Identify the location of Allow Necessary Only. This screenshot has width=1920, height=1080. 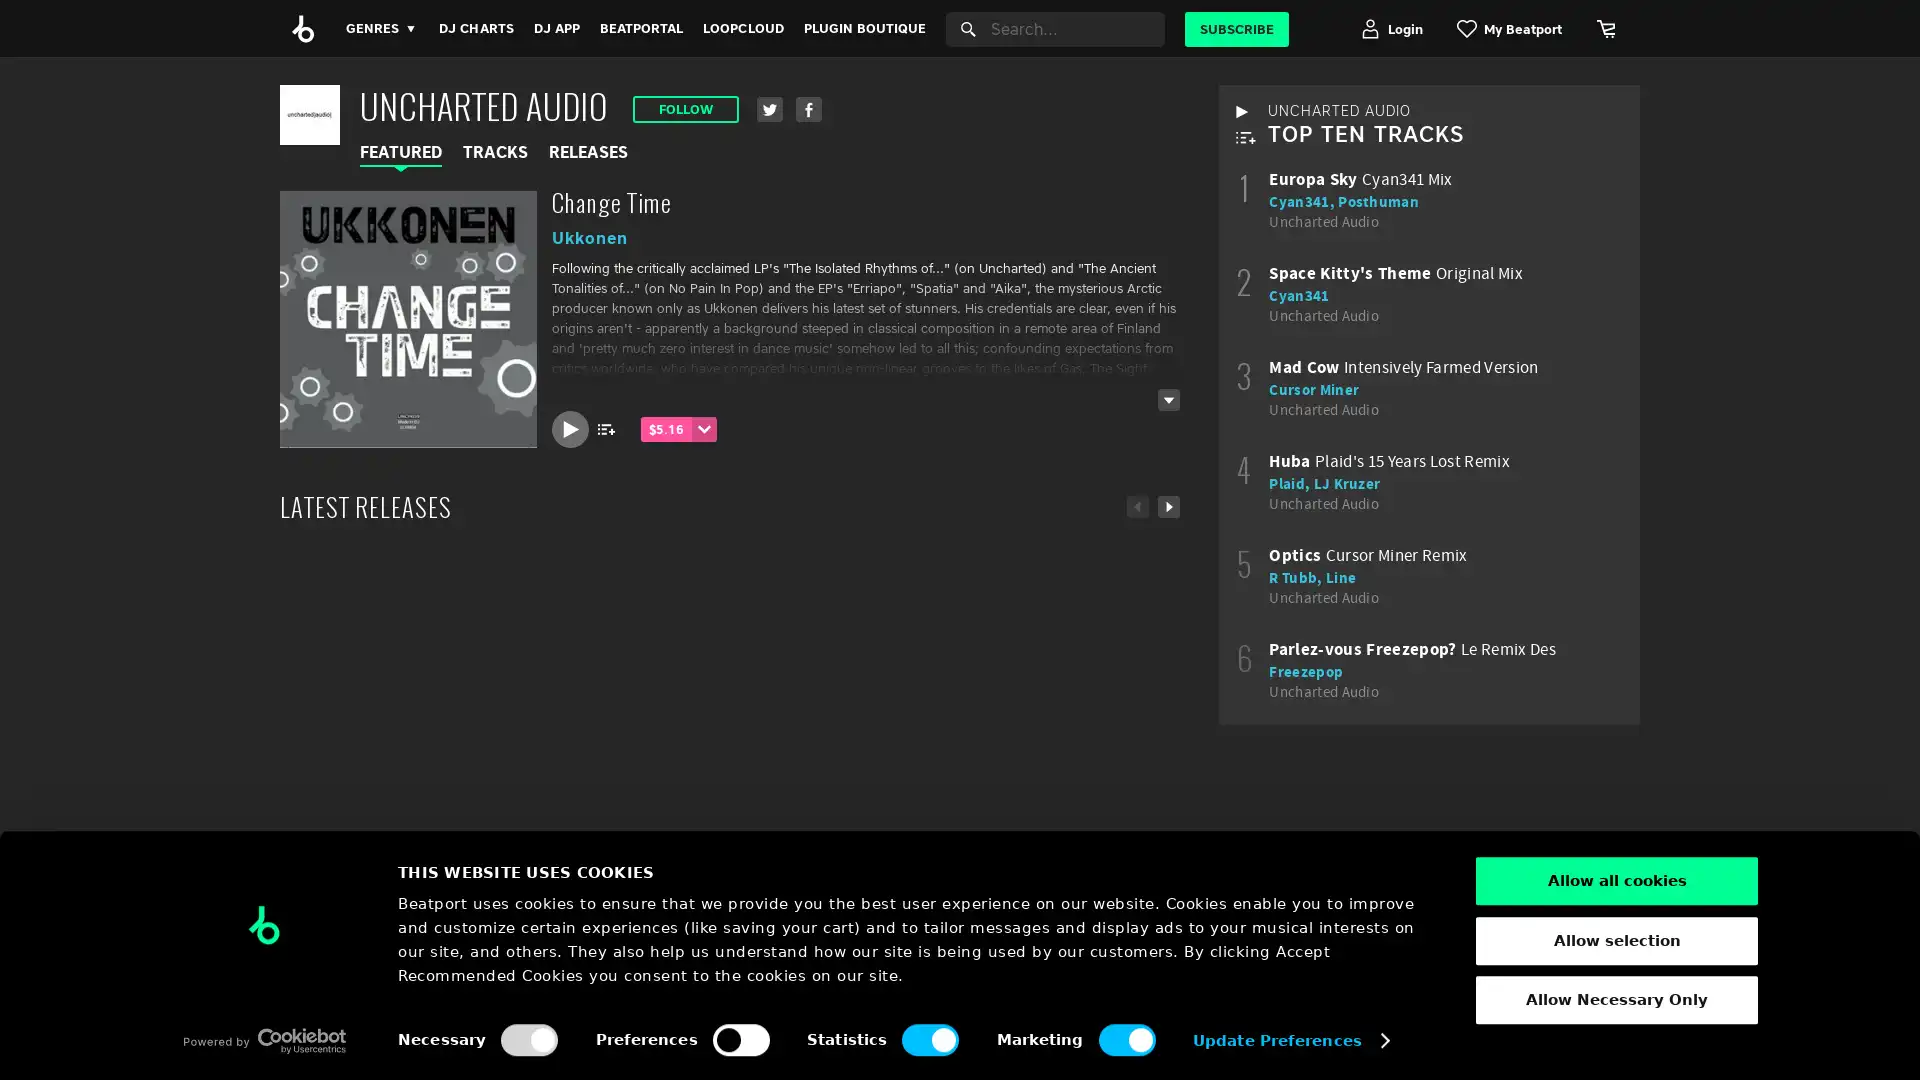
(1617, 999).